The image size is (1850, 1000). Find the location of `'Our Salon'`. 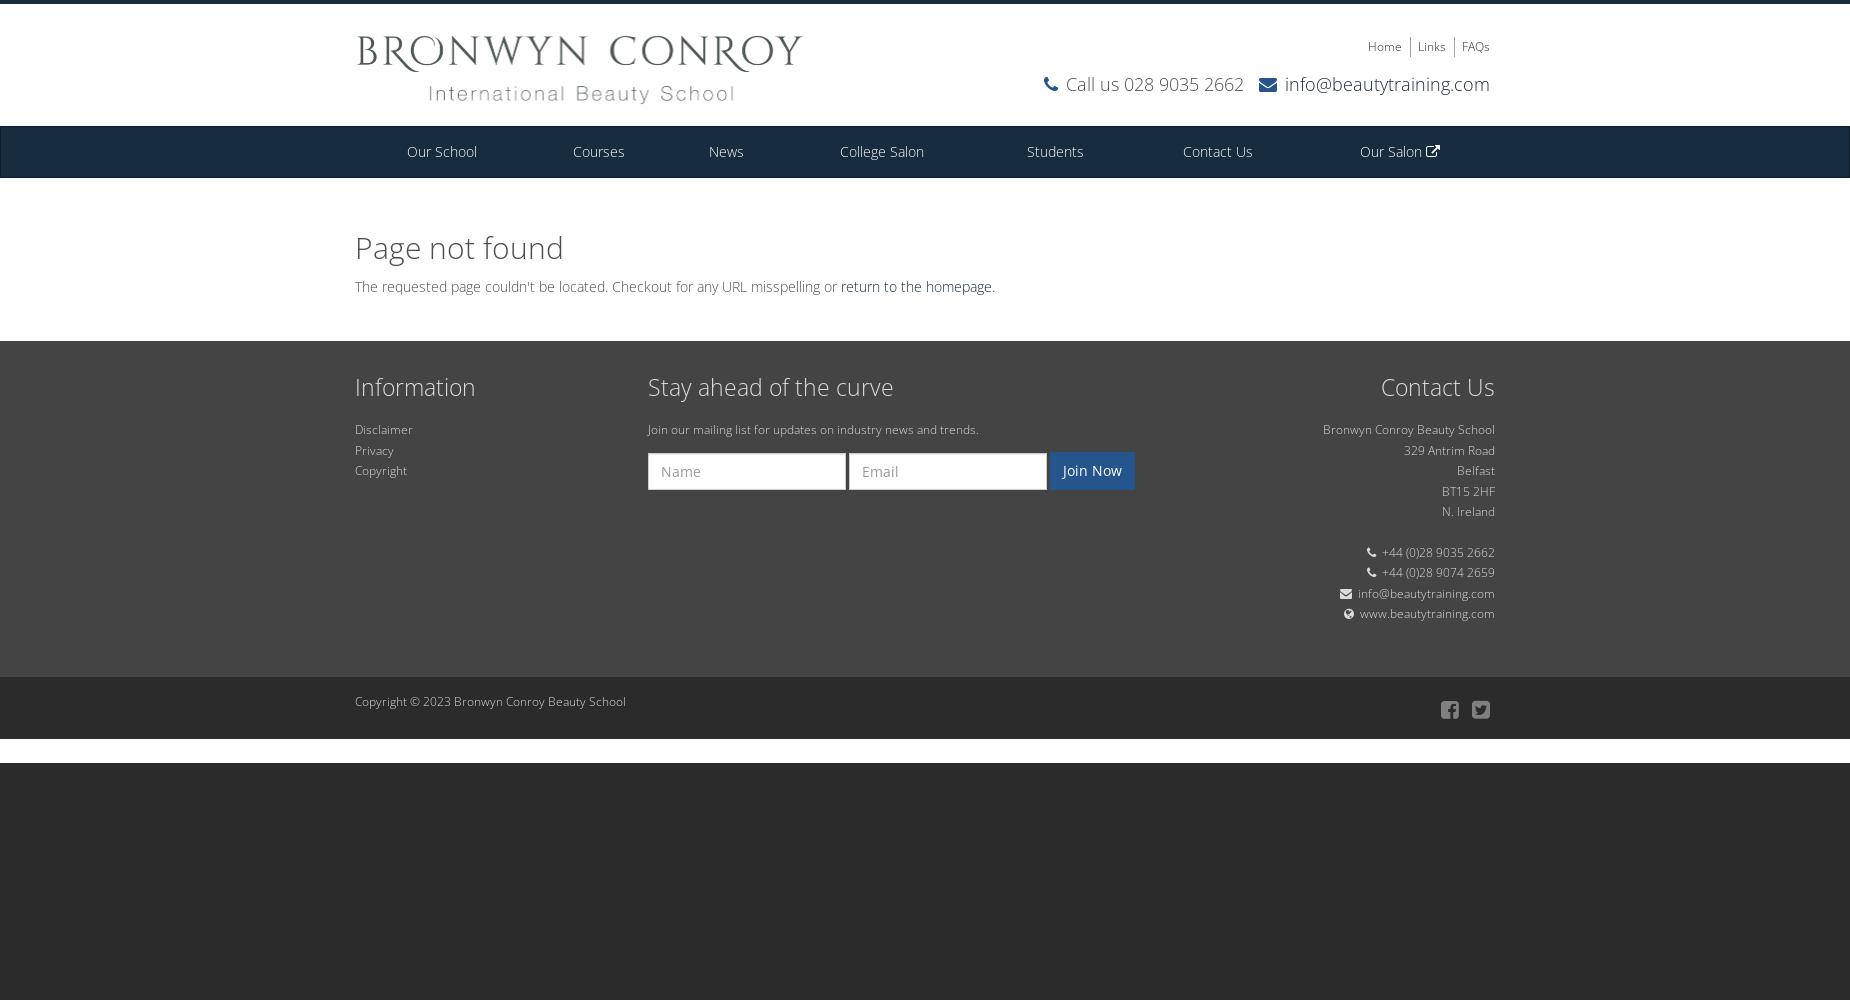

'Our Salon' is located at coordinates (1391, 151).